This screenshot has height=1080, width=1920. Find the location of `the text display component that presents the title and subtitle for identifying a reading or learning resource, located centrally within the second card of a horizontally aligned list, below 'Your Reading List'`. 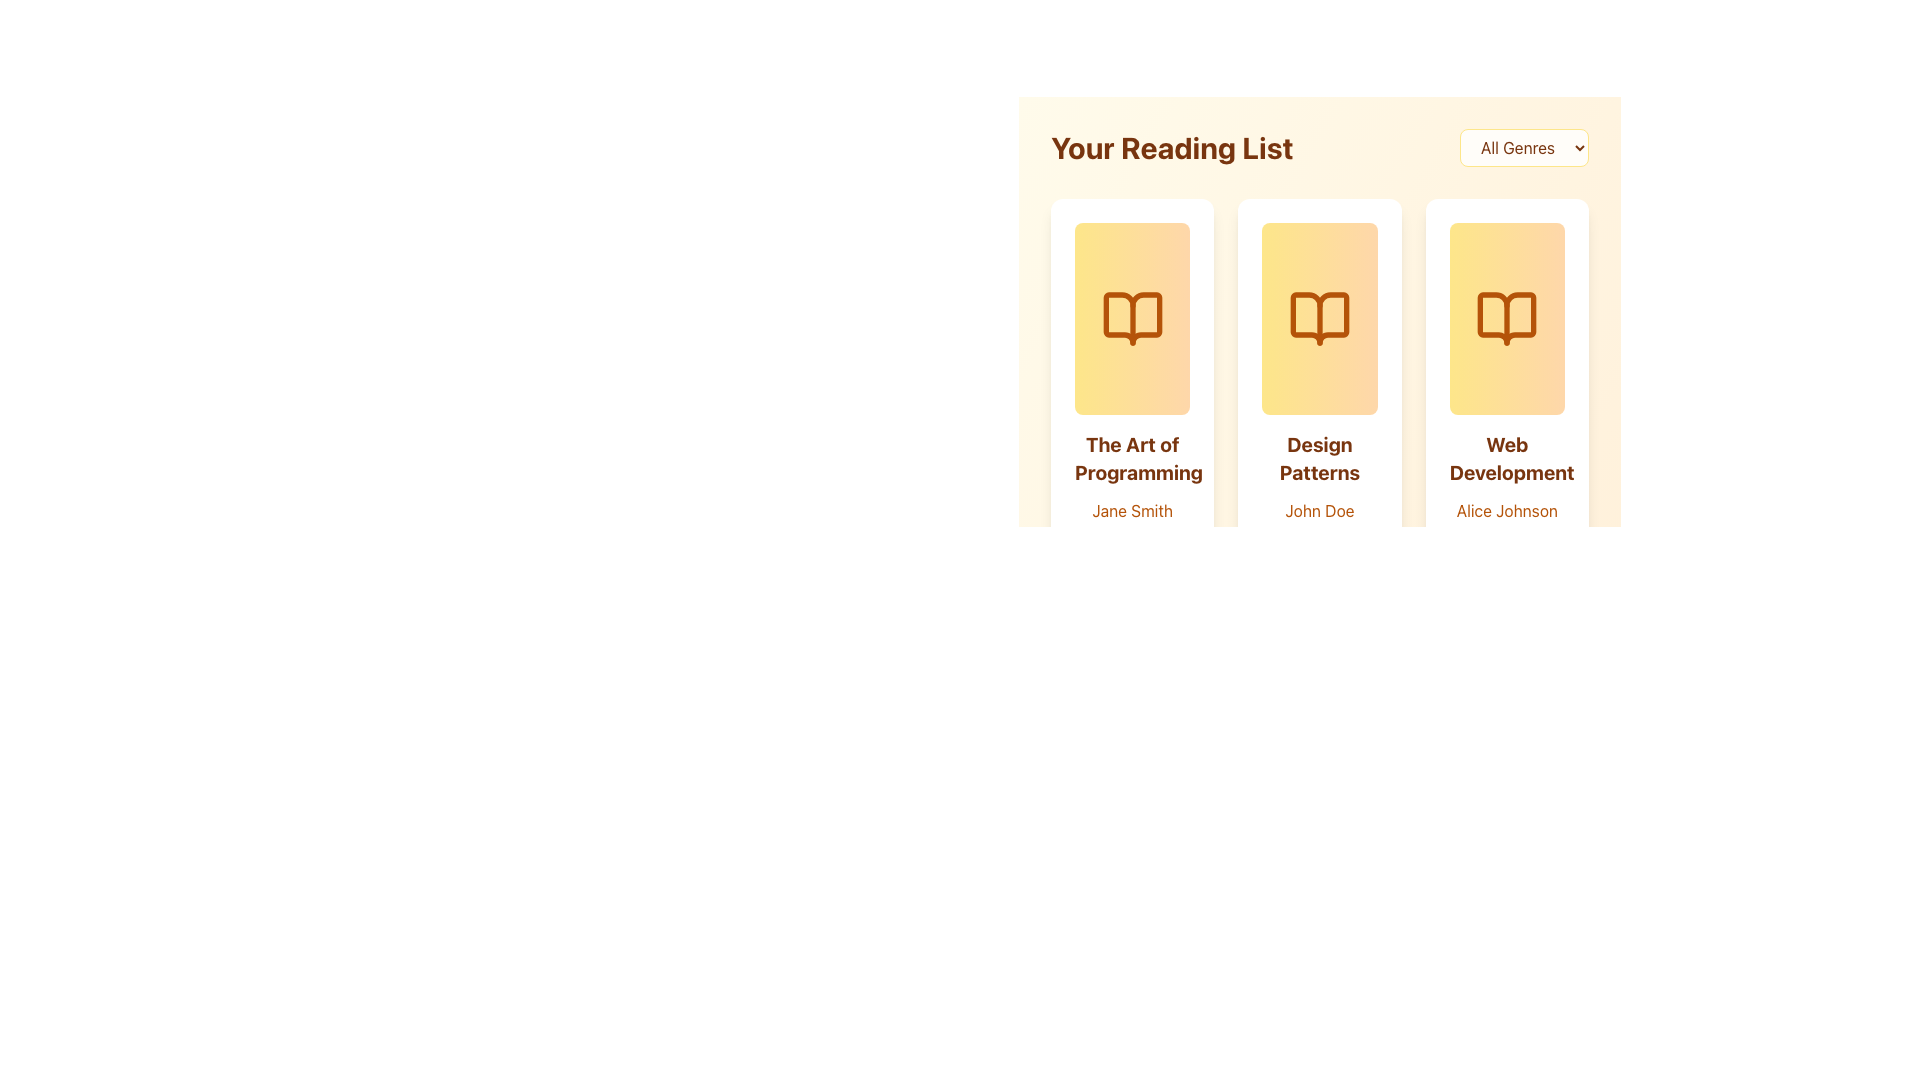

the text display component that presents the title and subtitle for identifying a reading or learning resource, located centrally within the second card of a horizontally aligned list, below 'Your Reading List' is located at coordinates (1320, 518).